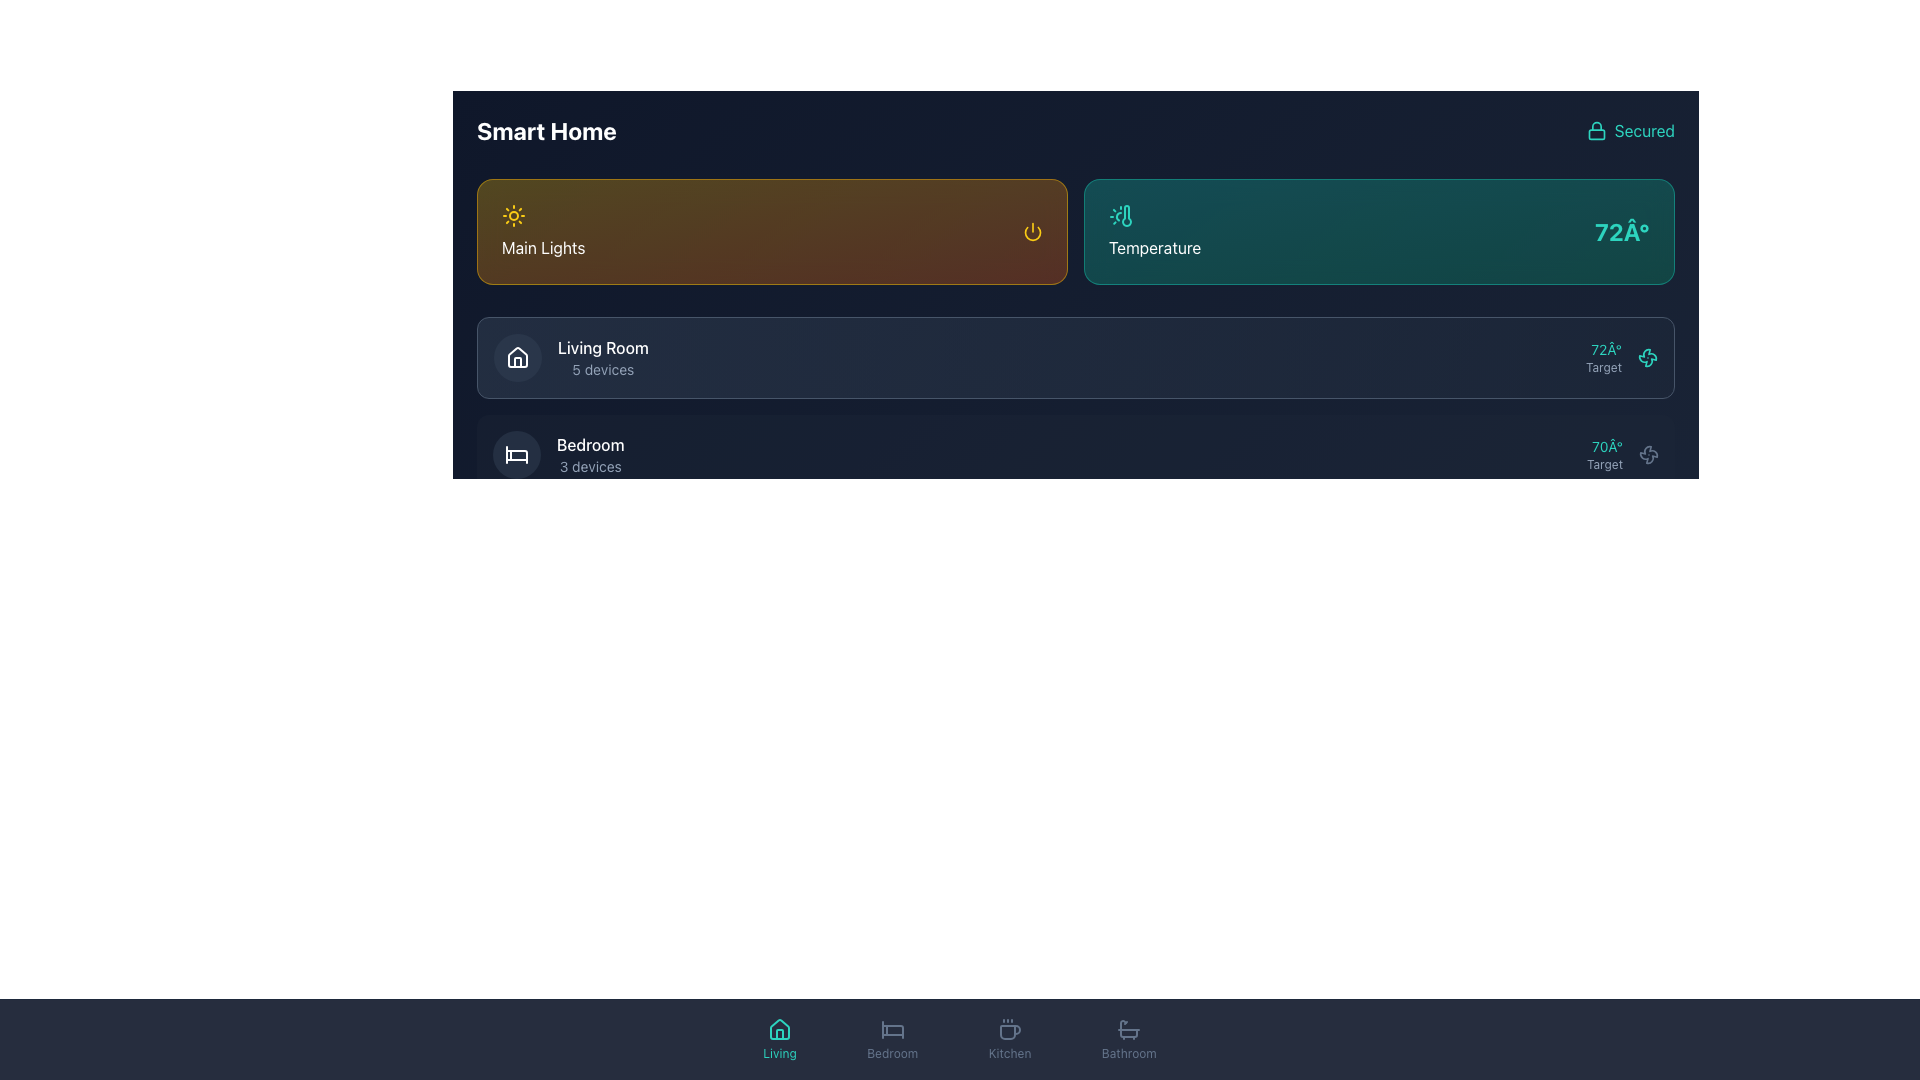  What do you see at coordinates (1649, 455) in the screenshot?
I see `the fan icon located at the far-right of the temperature display, which shows '70°' and the label 'Target'` at bounding box center [1649, 455].